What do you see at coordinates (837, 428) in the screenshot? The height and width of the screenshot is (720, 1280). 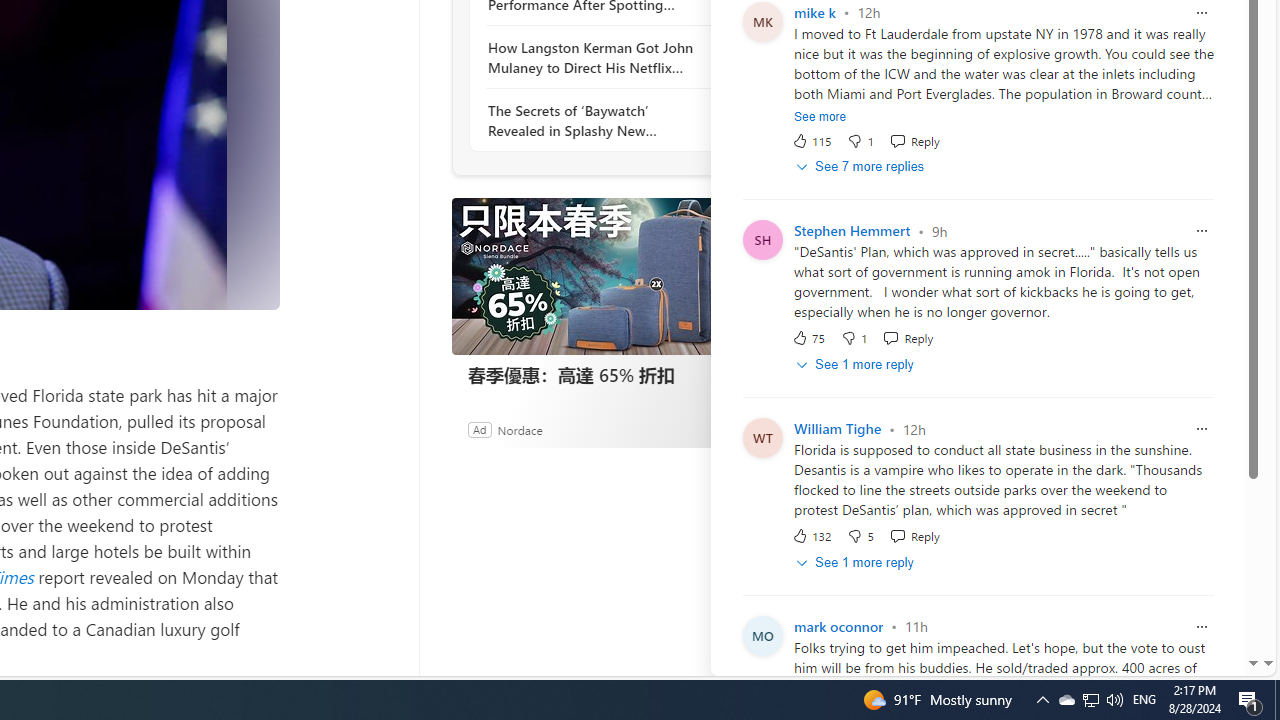 I see `'William Tighe'` at bounding box center [837, 428].